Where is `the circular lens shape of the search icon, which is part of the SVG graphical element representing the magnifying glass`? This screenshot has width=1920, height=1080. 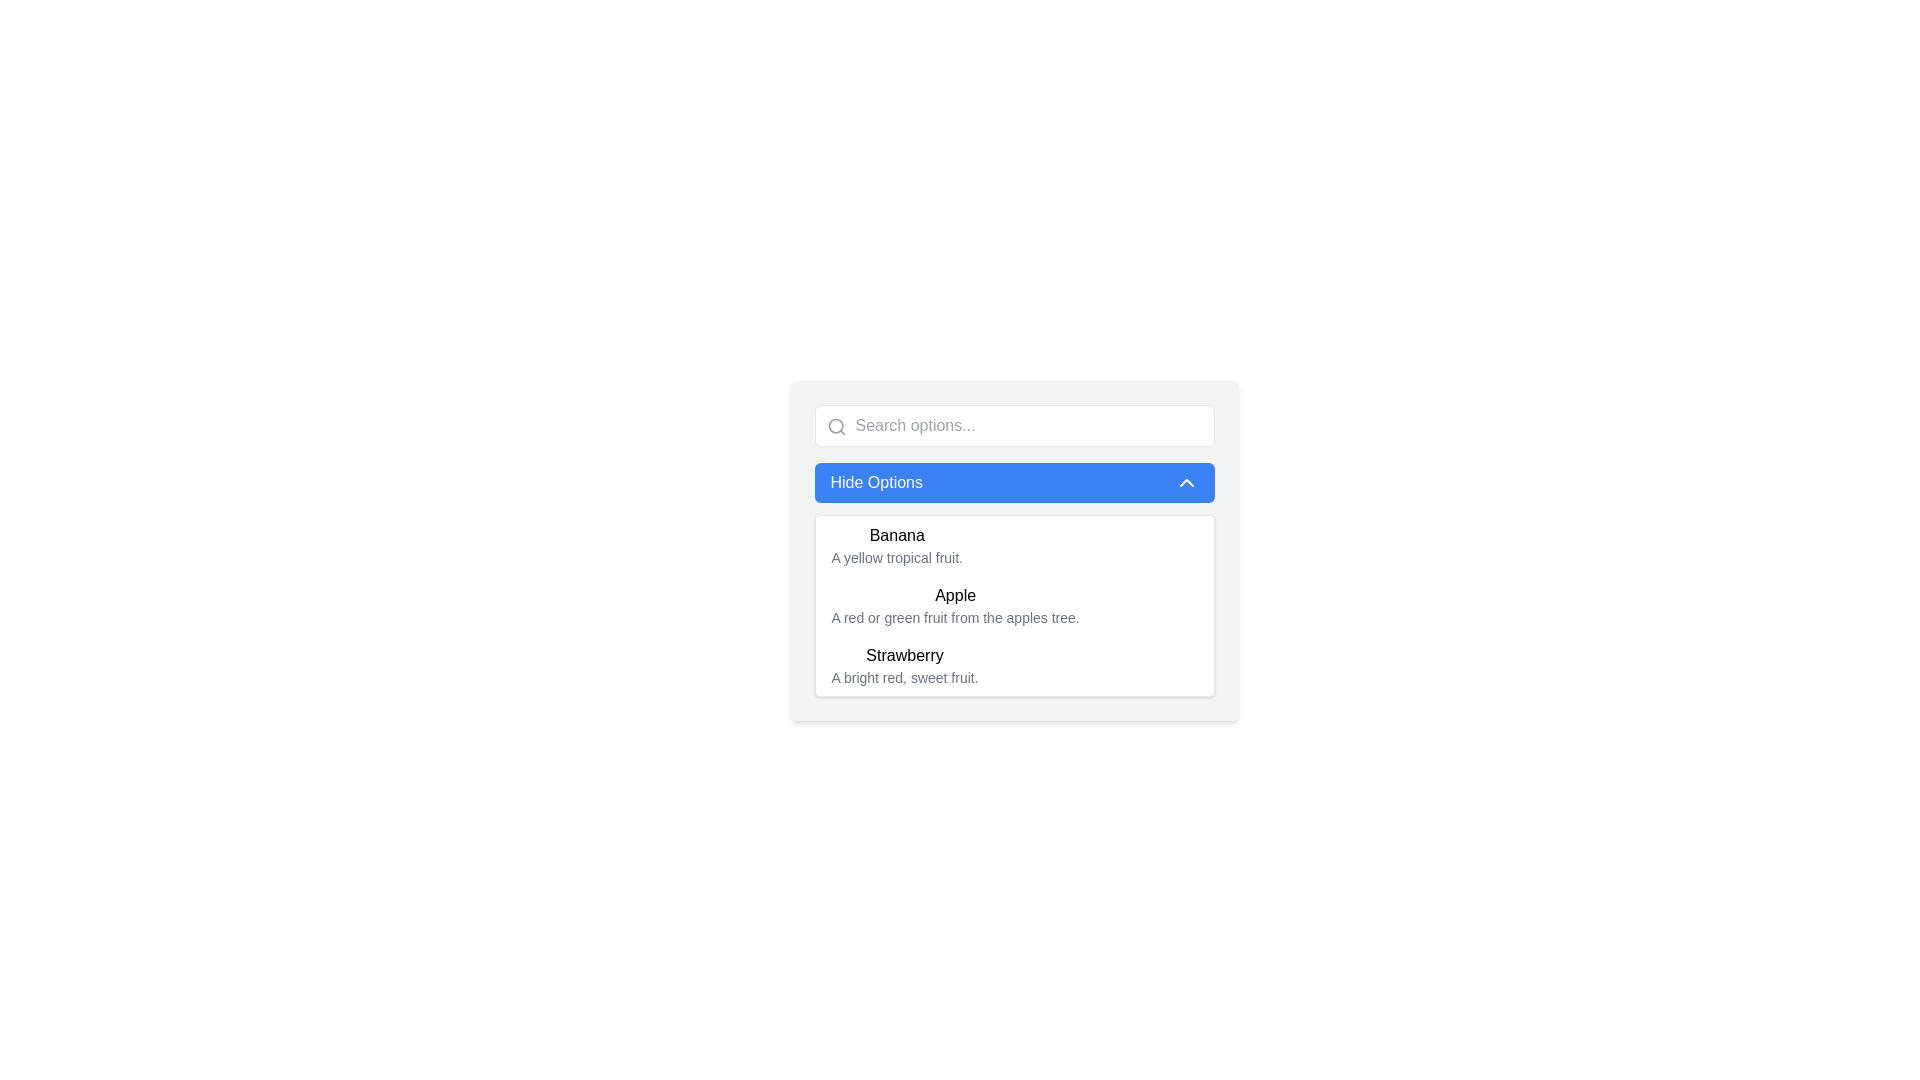
the circular lens shape of the search icon, which is part of the SVG graphical element representing the magnifying glass is located at coordinates (835, 425).